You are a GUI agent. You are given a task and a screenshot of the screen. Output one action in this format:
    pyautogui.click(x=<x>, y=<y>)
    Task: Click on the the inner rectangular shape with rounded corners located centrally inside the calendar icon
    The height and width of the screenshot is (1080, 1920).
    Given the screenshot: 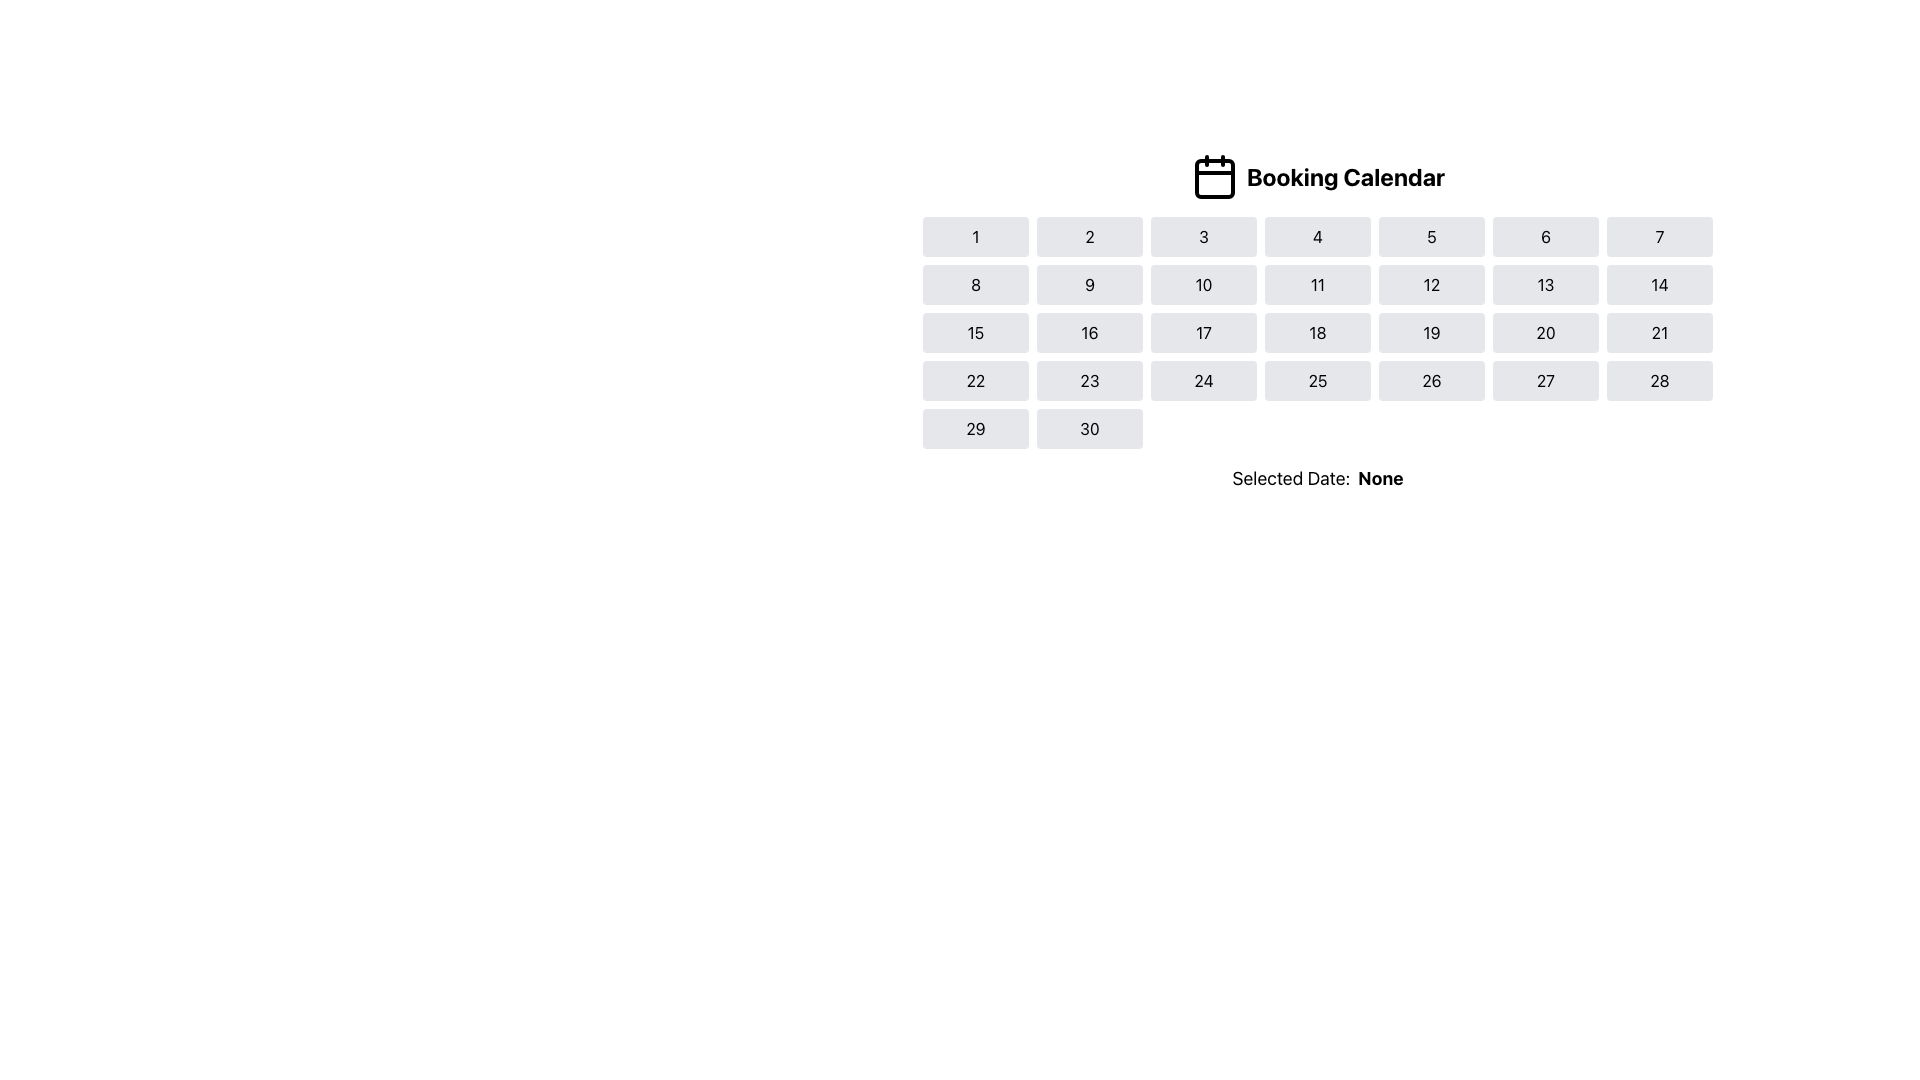 What is the action you would take?
    pyautogui.click(x=1213, y=177)
    